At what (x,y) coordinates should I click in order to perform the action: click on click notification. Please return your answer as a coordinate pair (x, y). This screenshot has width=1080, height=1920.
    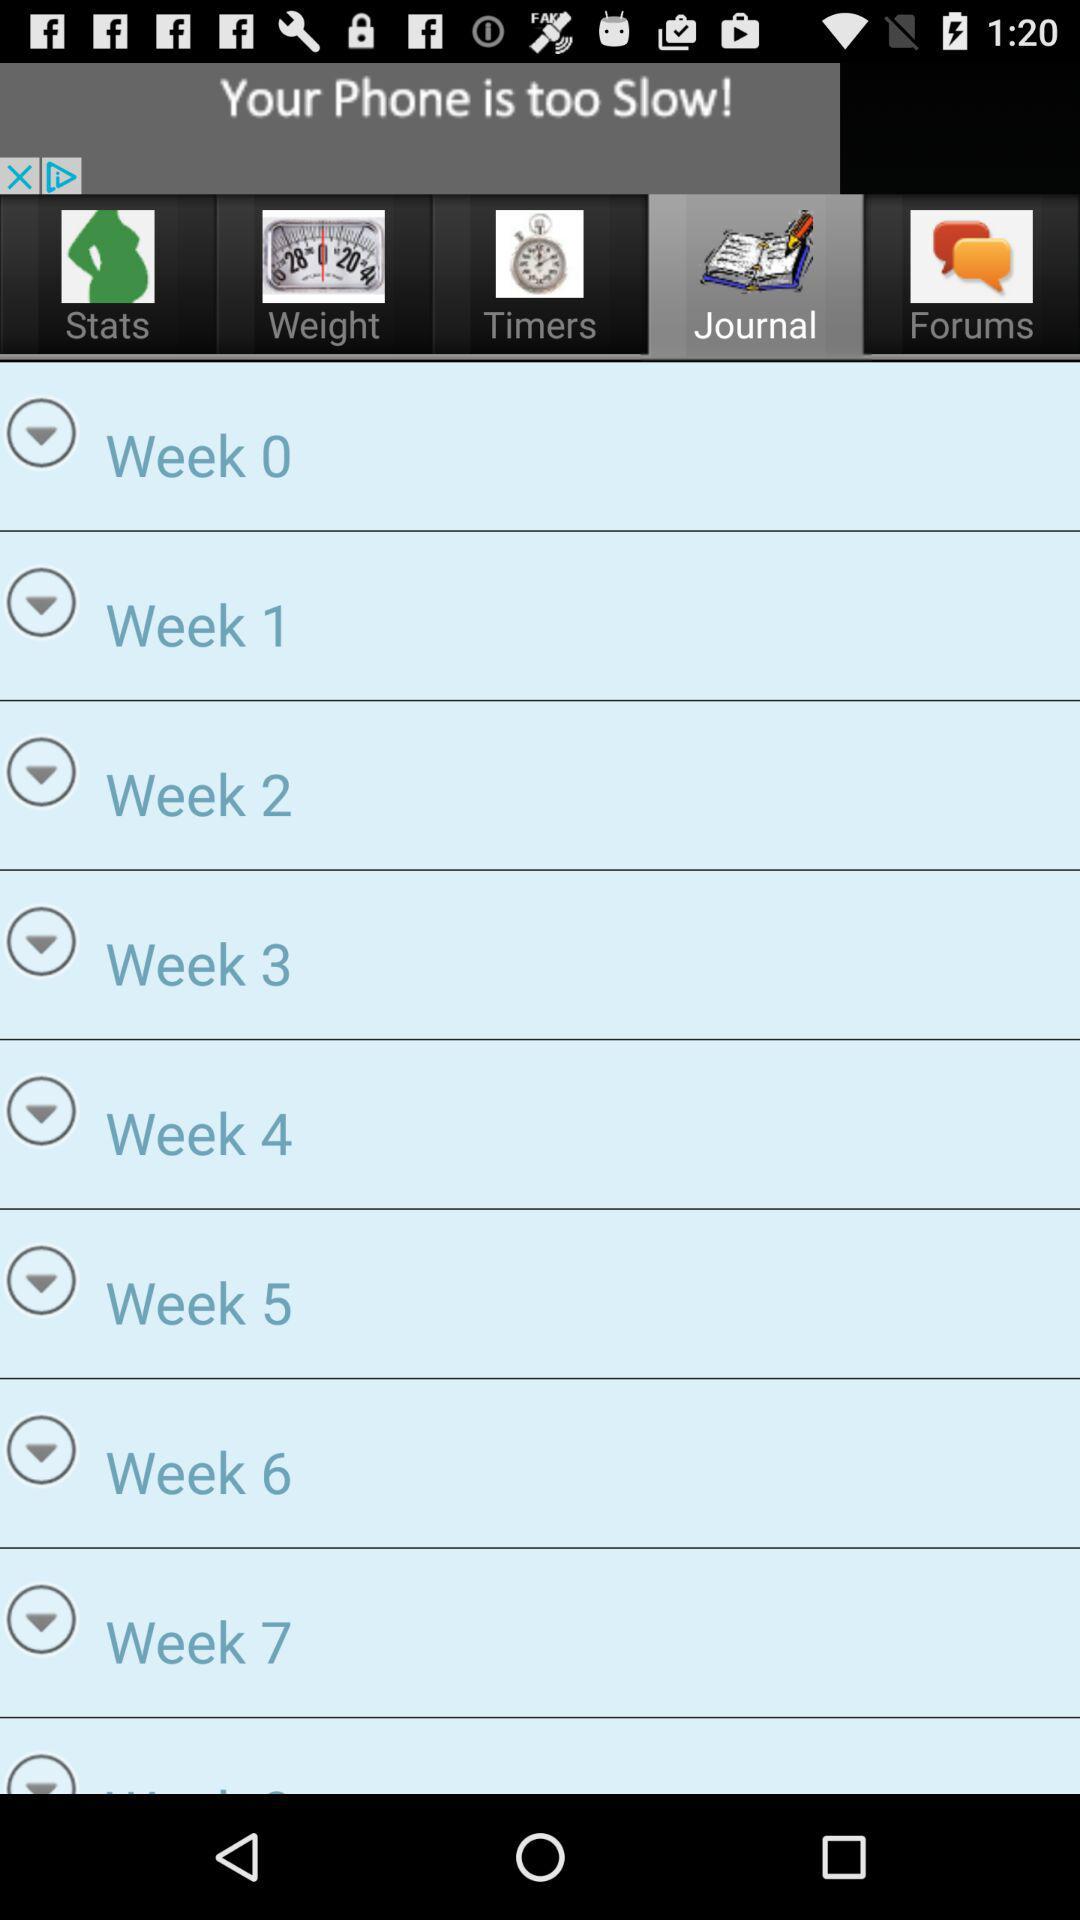
    Looking at the image, I should click on (419, 127).